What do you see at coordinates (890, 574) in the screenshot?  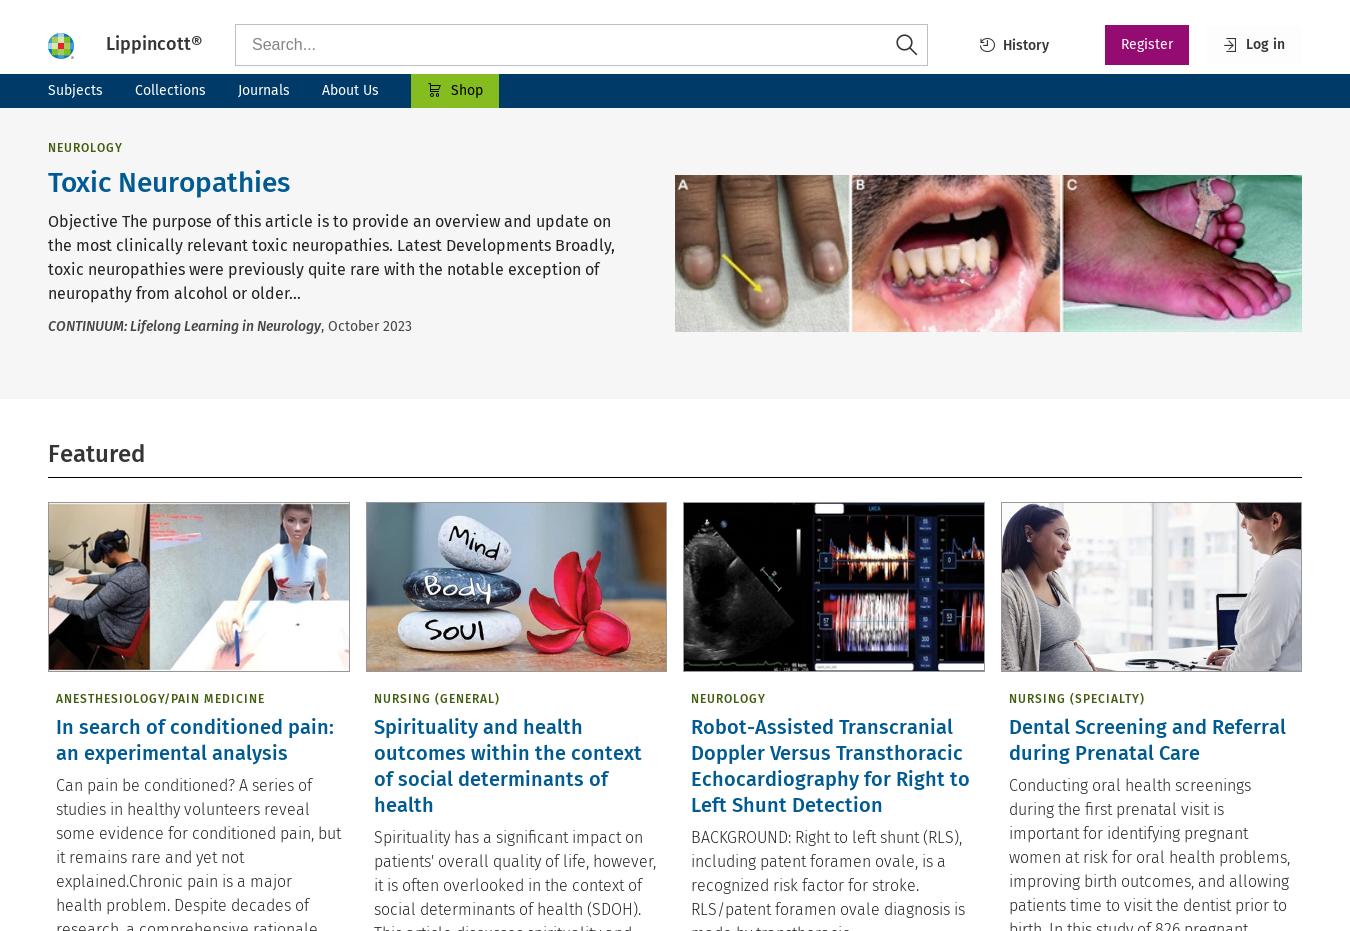 I see `'September 13, 2023'` at bounding box center [890, 574].